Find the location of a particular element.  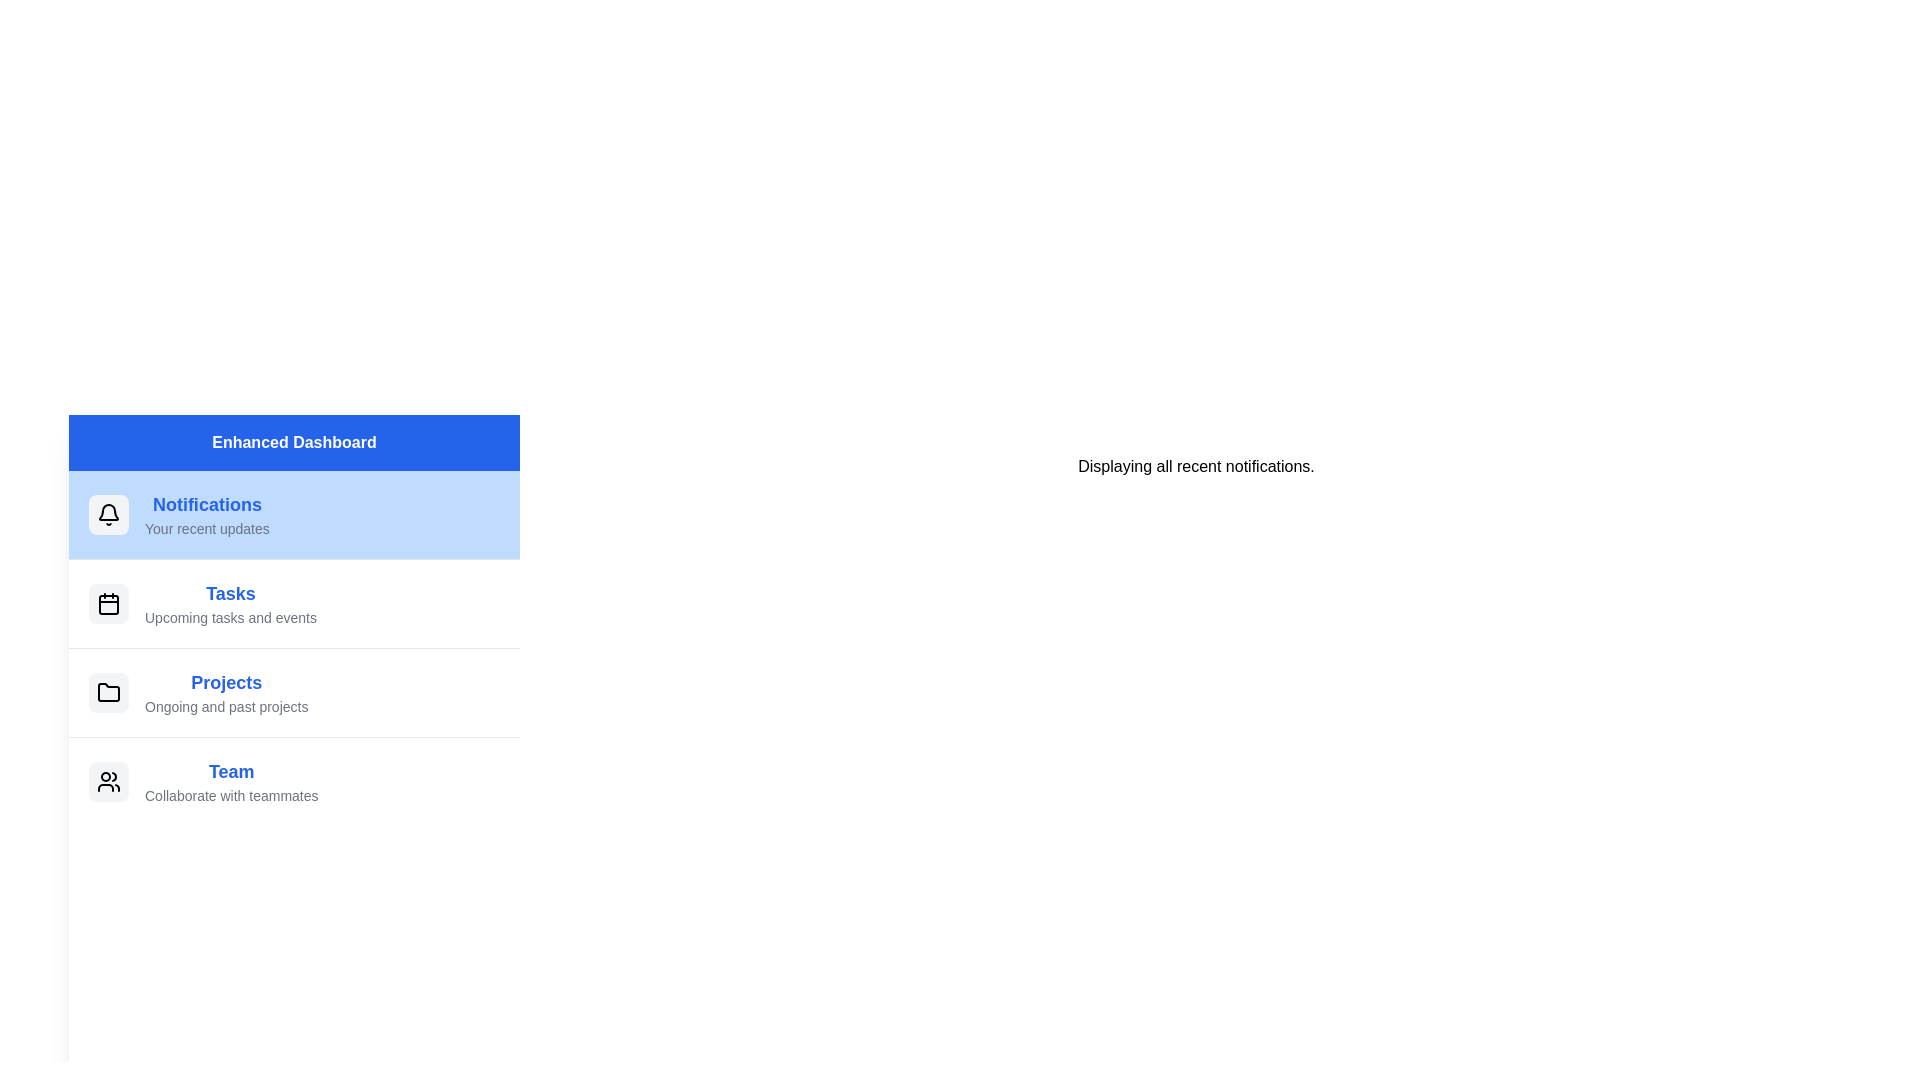

the menu item Notifications to access its context menu is located at coordinates (293, 514).